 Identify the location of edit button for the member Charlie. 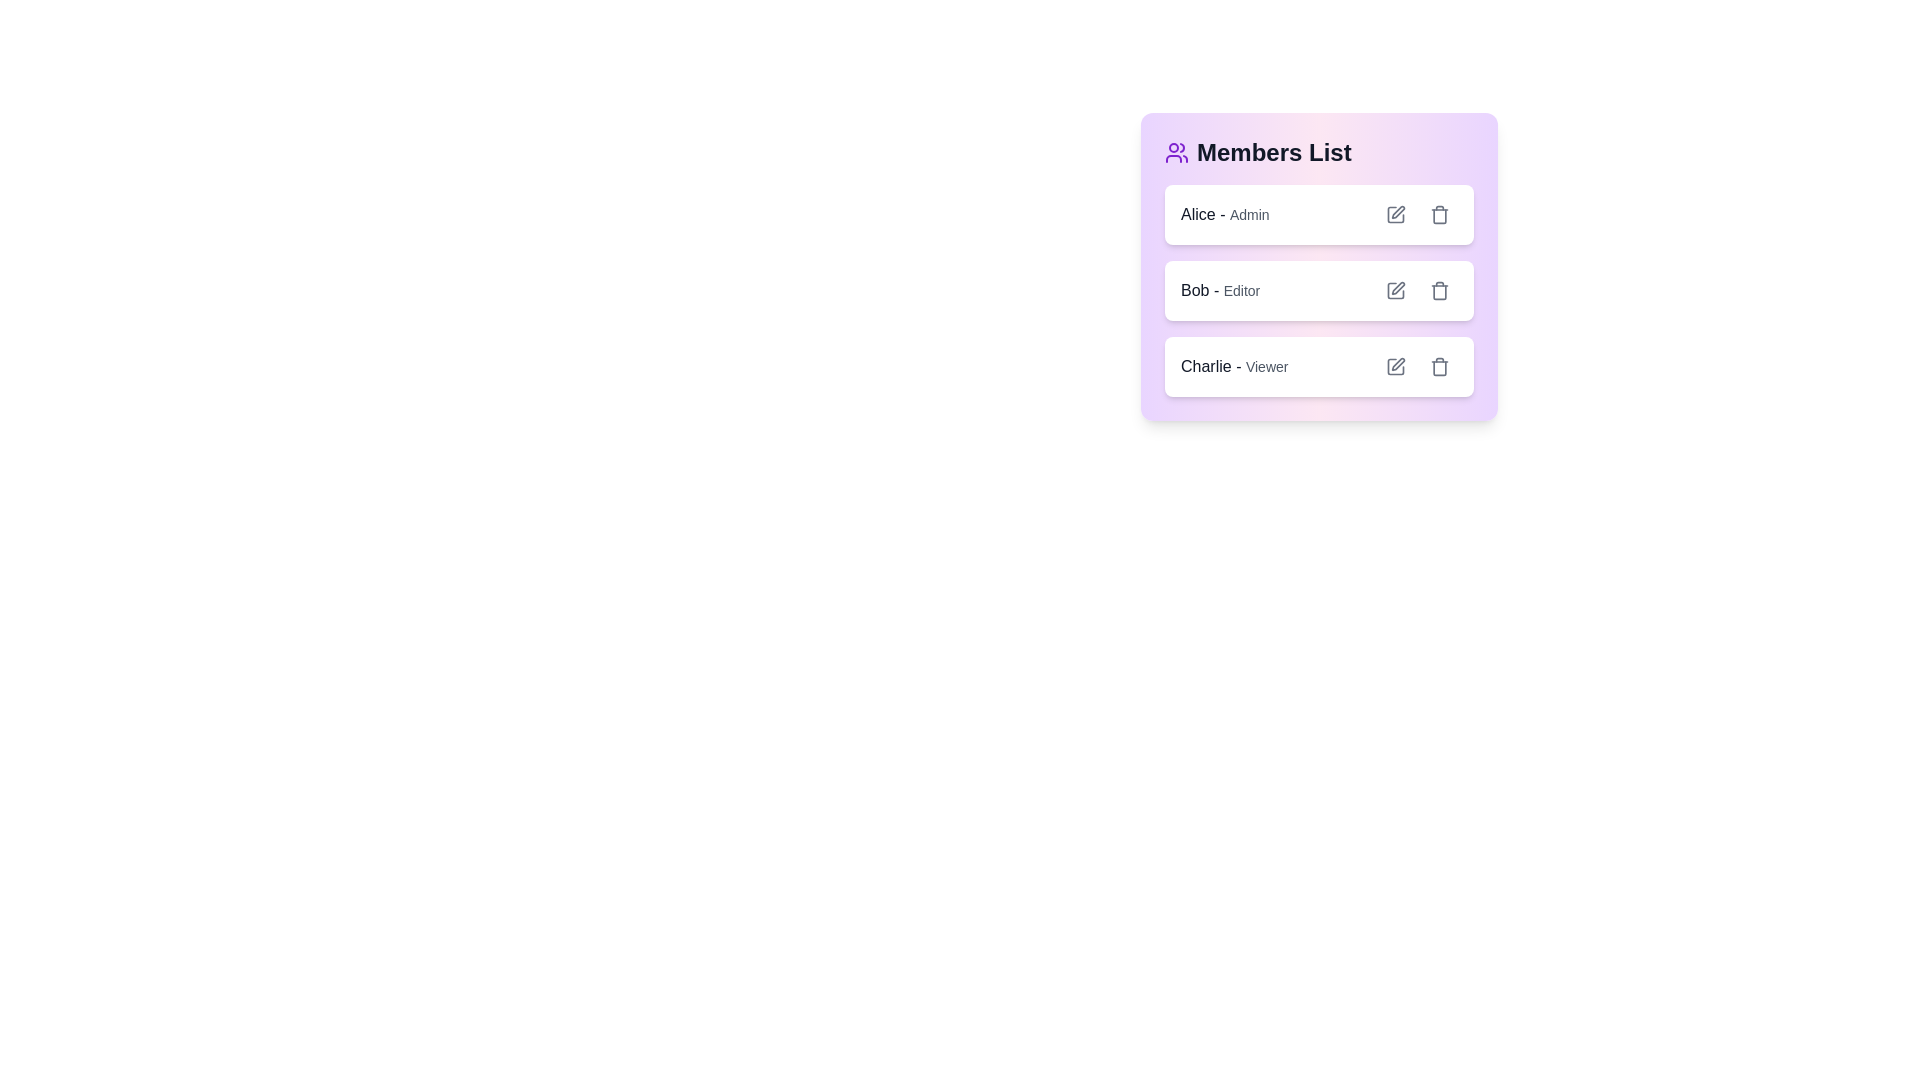
(1395, 366).